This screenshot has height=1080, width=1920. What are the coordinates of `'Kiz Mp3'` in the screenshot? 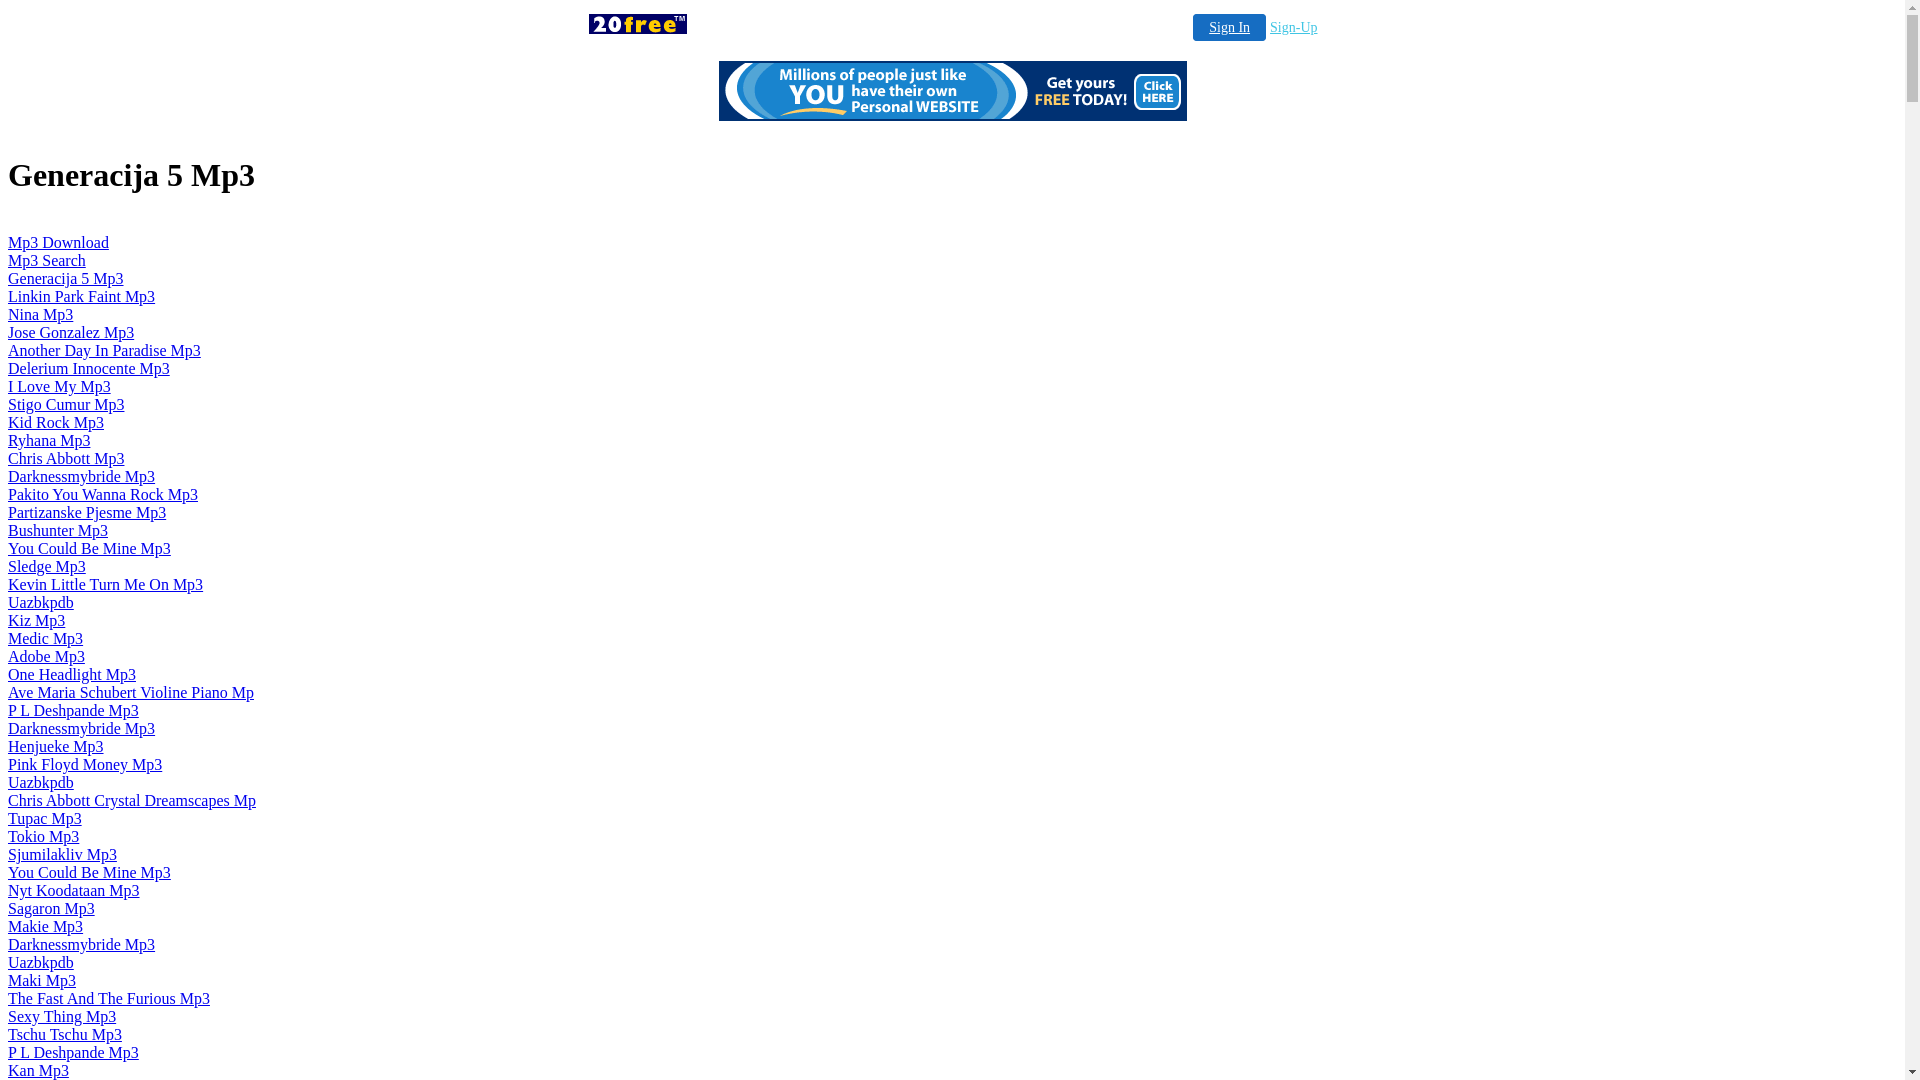 It's located at (36, 619).